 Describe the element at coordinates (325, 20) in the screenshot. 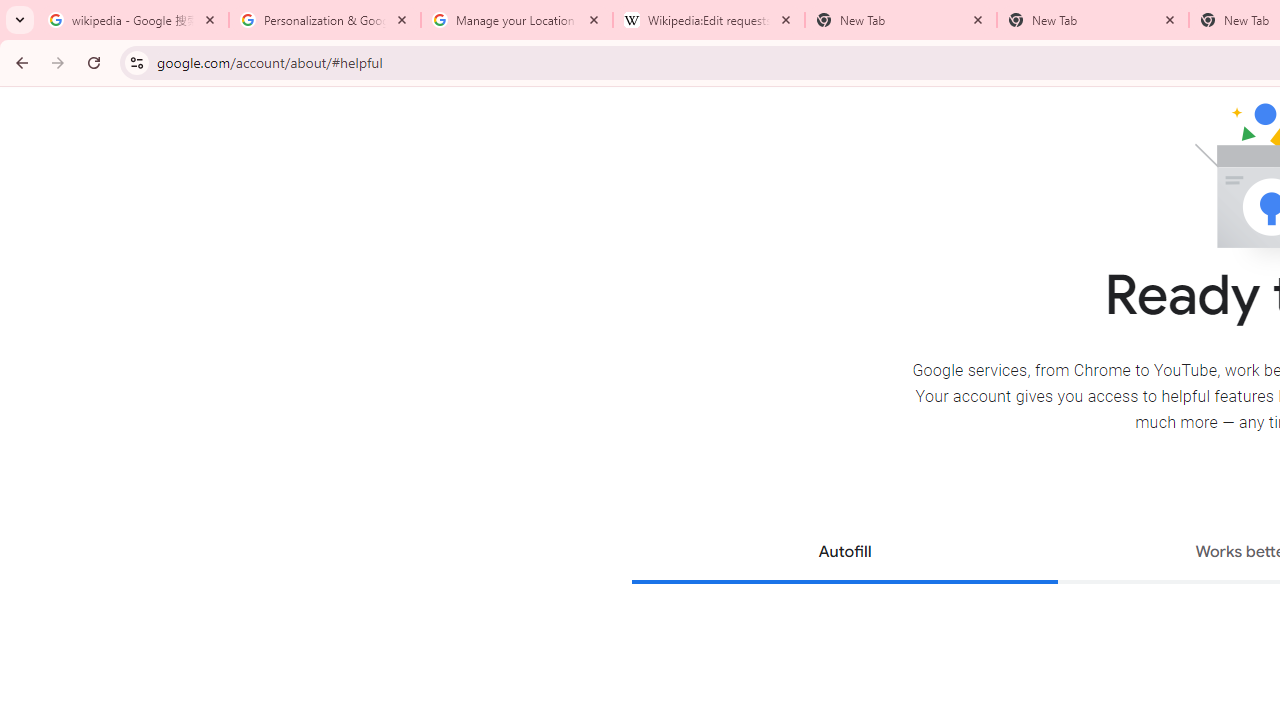

I see `'Personalization & Google Search results - Google Search Help'` at that location.